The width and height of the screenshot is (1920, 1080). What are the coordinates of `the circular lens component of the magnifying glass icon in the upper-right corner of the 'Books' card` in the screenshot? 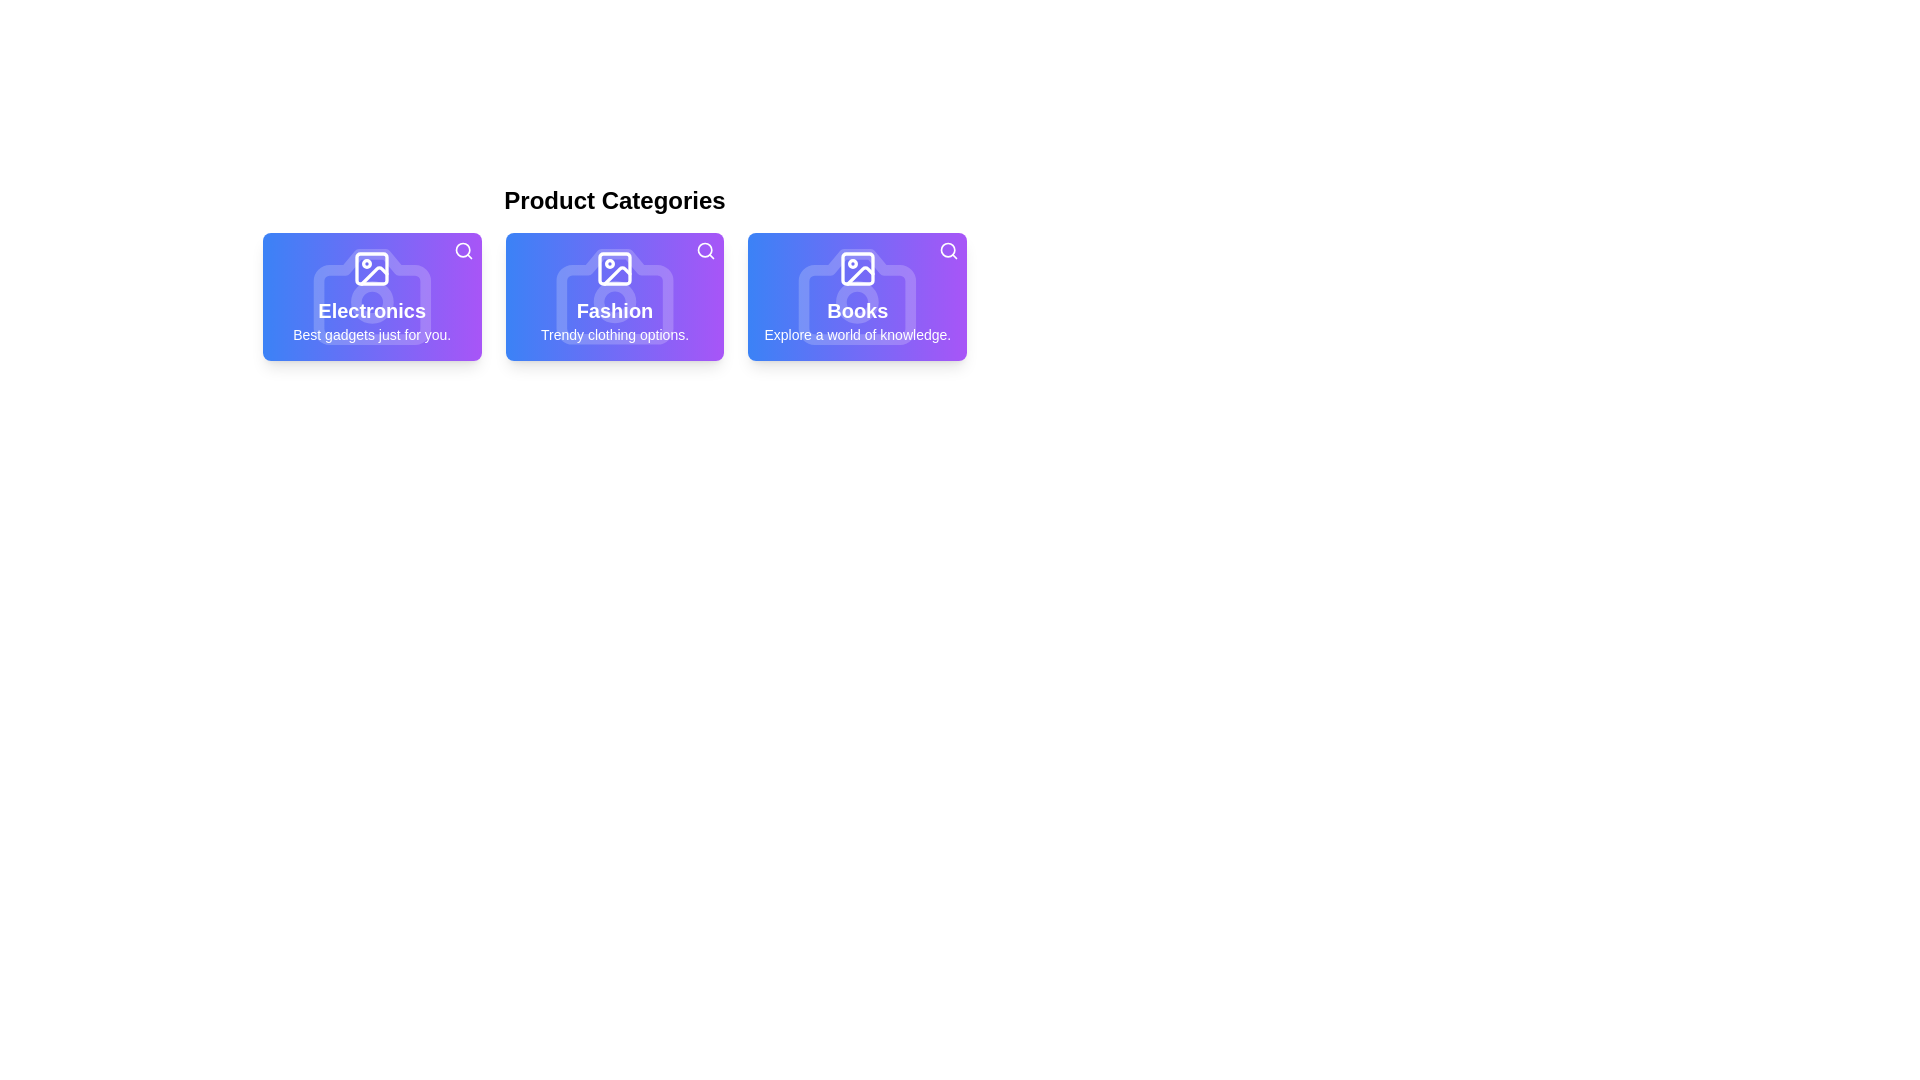 It's located at (947, 249).